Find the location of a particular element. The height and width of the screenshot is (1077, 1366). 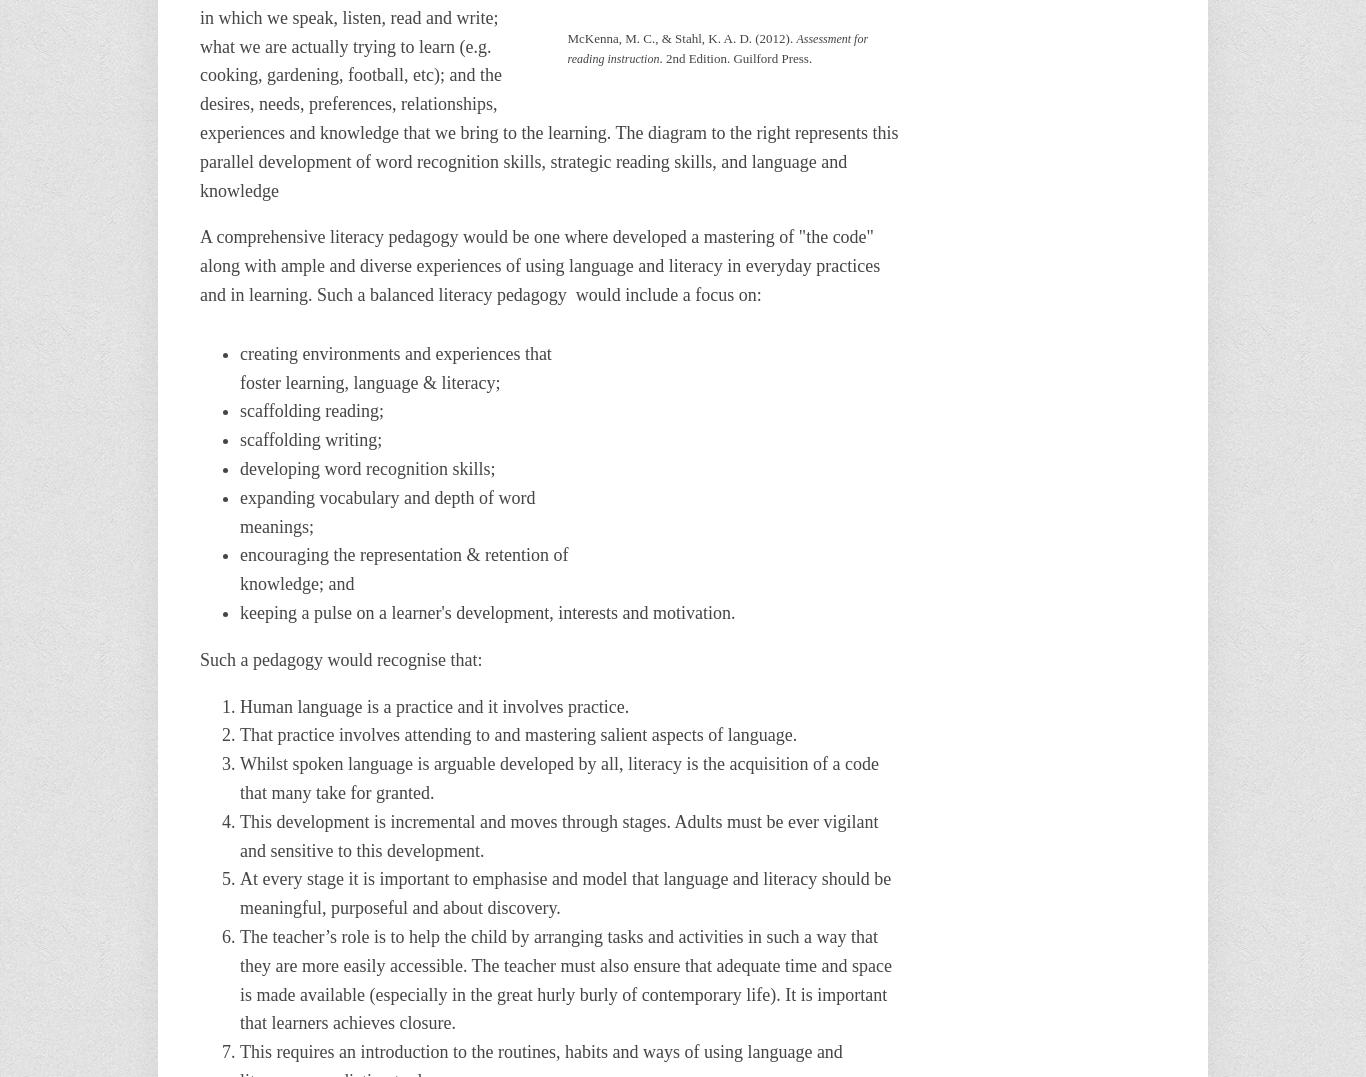

'encouraging the representation & retention of knowledge; and' is located at coordinates (403, 569).